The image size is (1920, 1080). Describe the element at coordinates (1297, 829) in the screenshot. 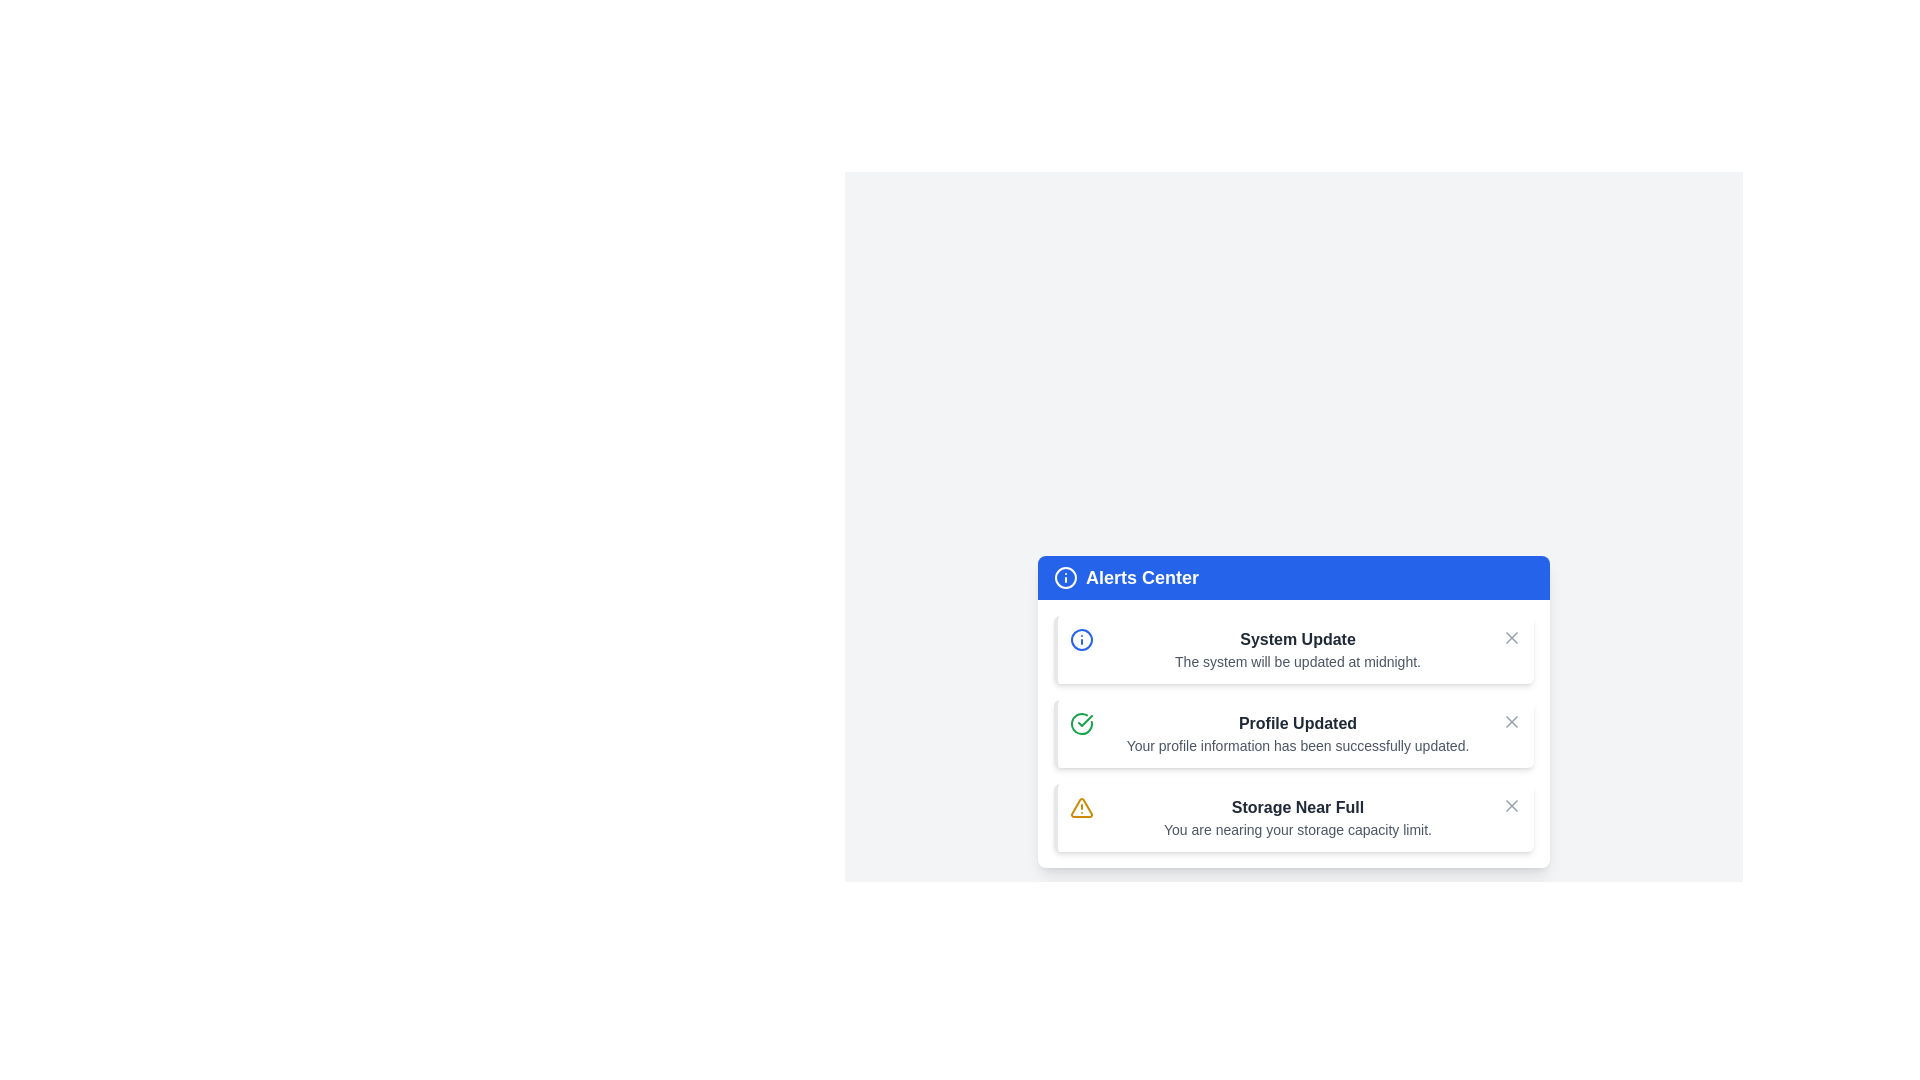

I see `the text label reading 'You are nearing your storage capacity limit.' located under the bold heading 'Storage Near Full' in the third notification card of the 'Alerts Center' panel` at that location.